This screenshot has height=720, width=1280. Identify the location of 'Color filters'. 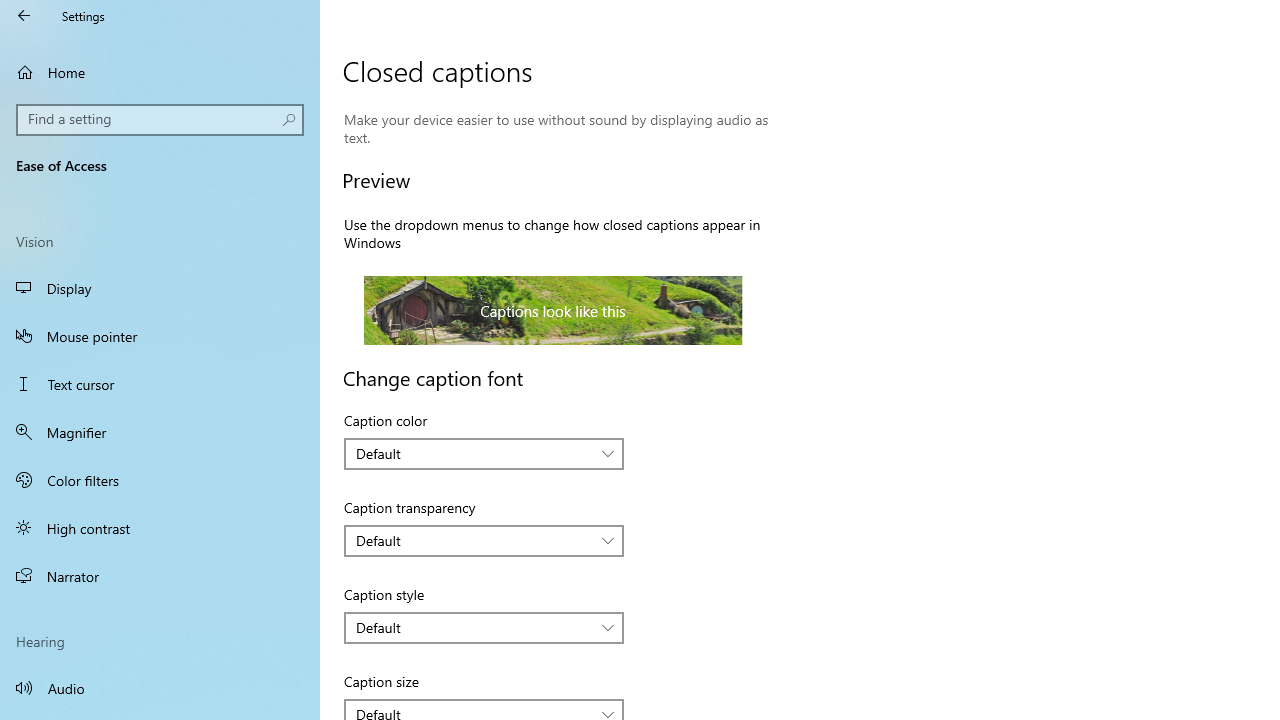
(160, 479).